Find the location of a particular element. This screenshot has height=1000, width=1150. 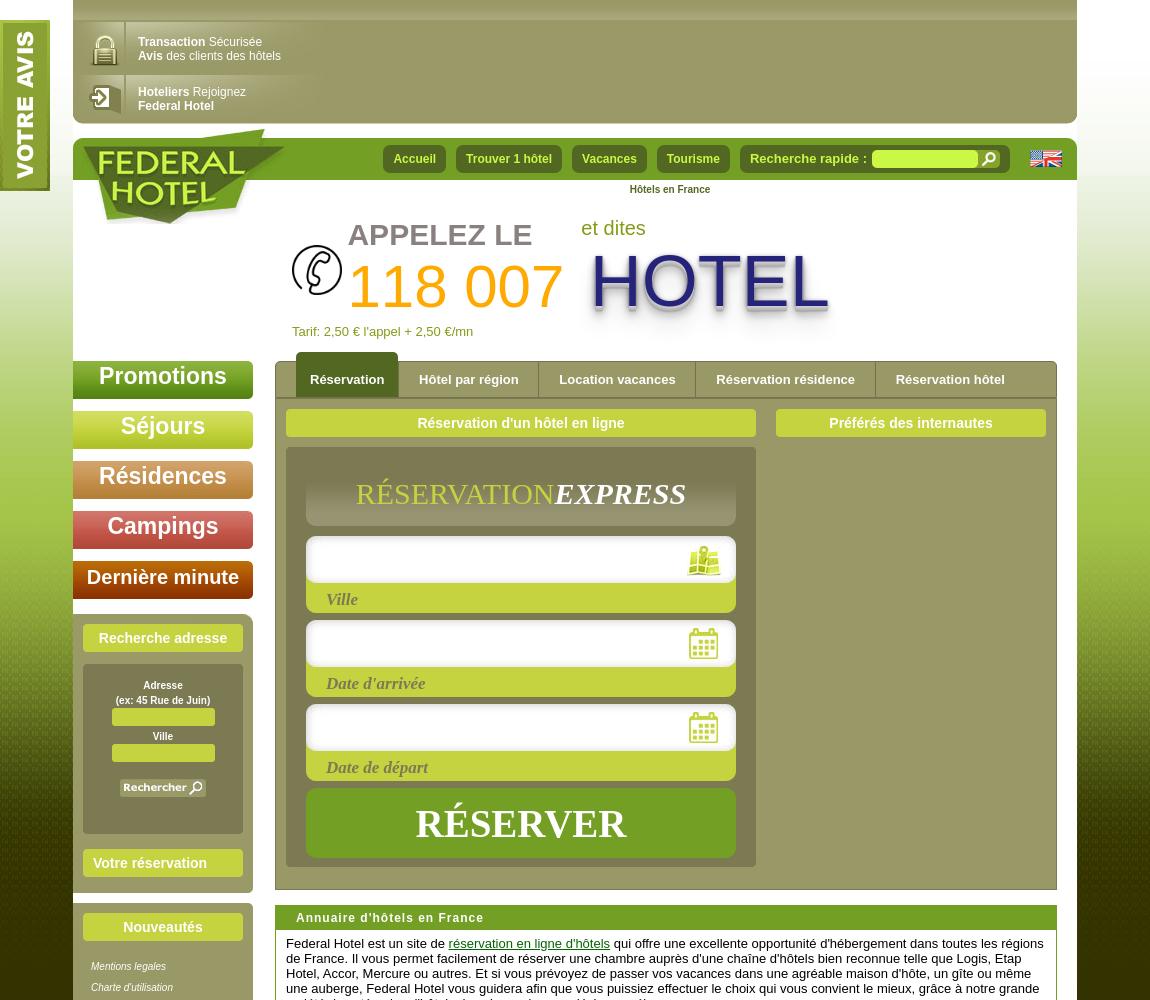

'Dernière minute' is located at coordinates (161, 576).